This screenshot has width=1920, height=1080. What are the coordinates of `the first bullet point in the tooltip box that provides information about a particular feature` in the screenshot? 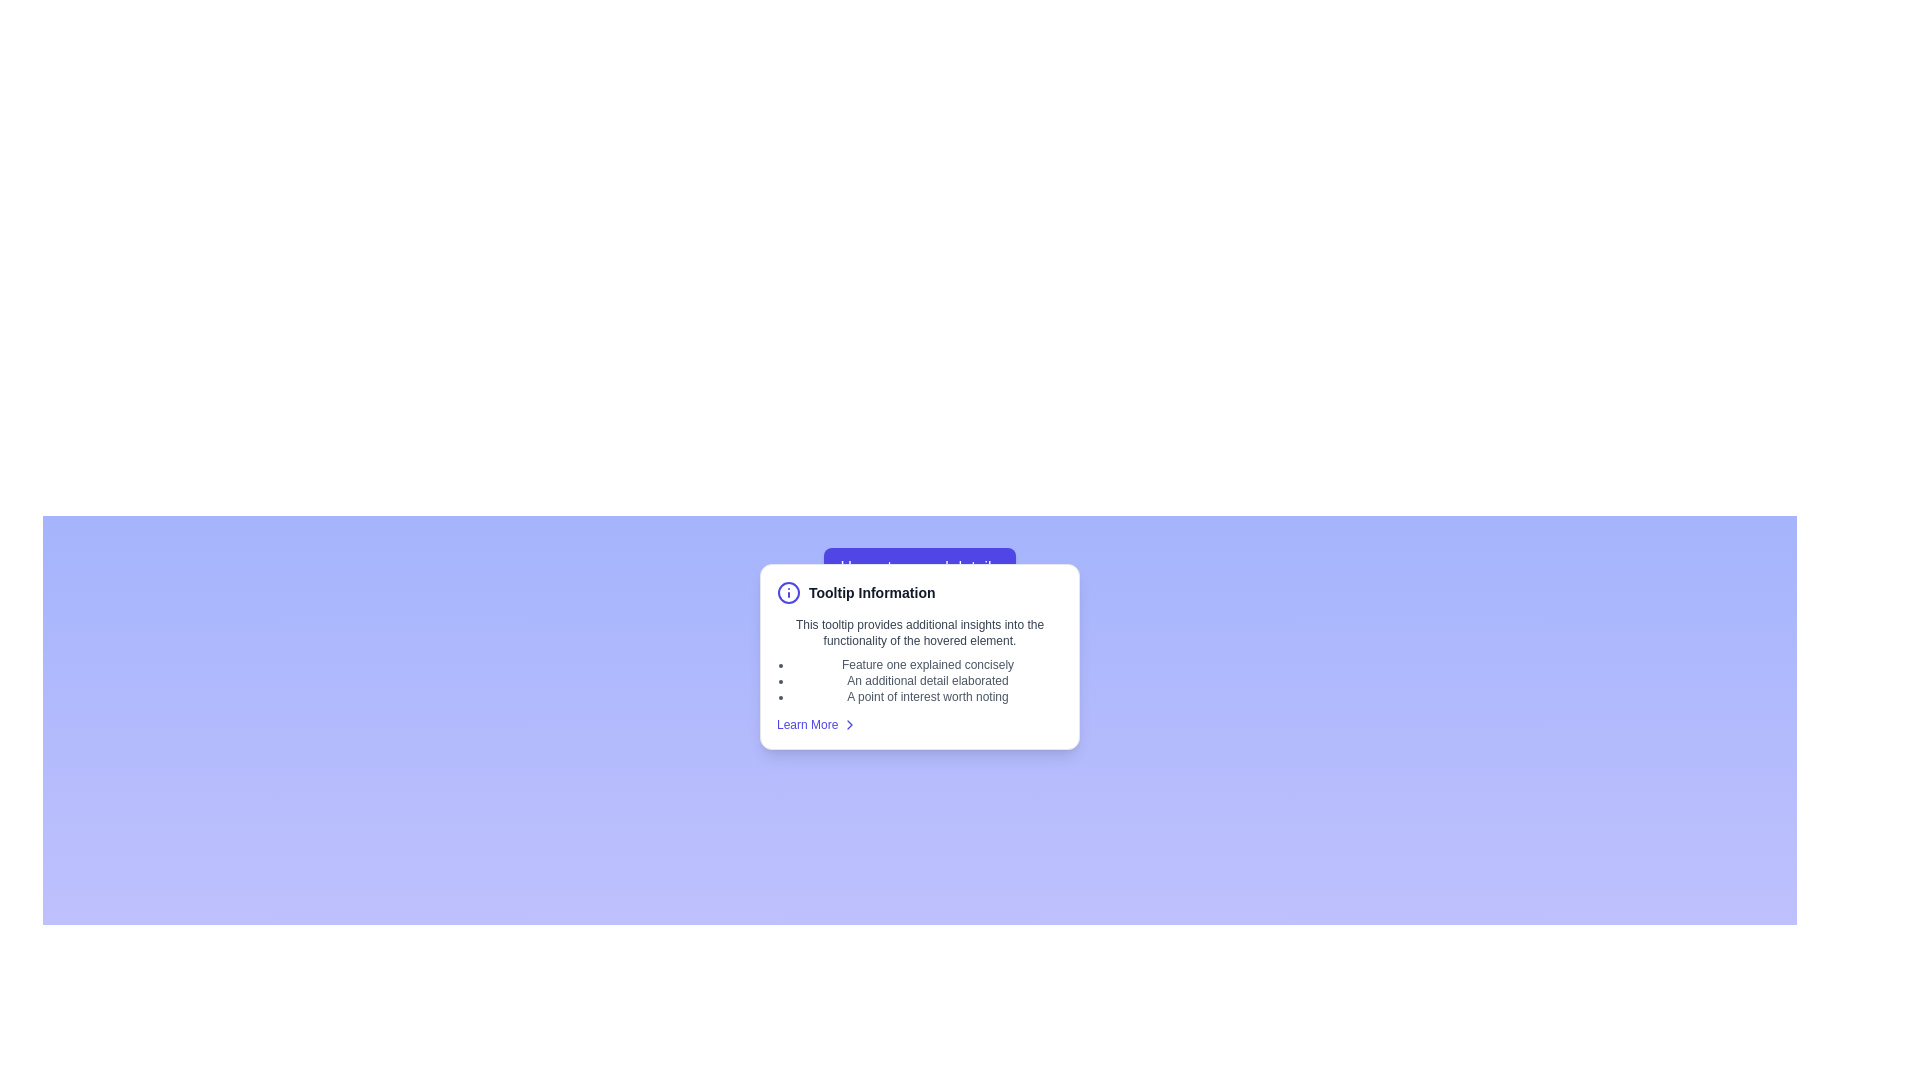 It's located at (926, 664).